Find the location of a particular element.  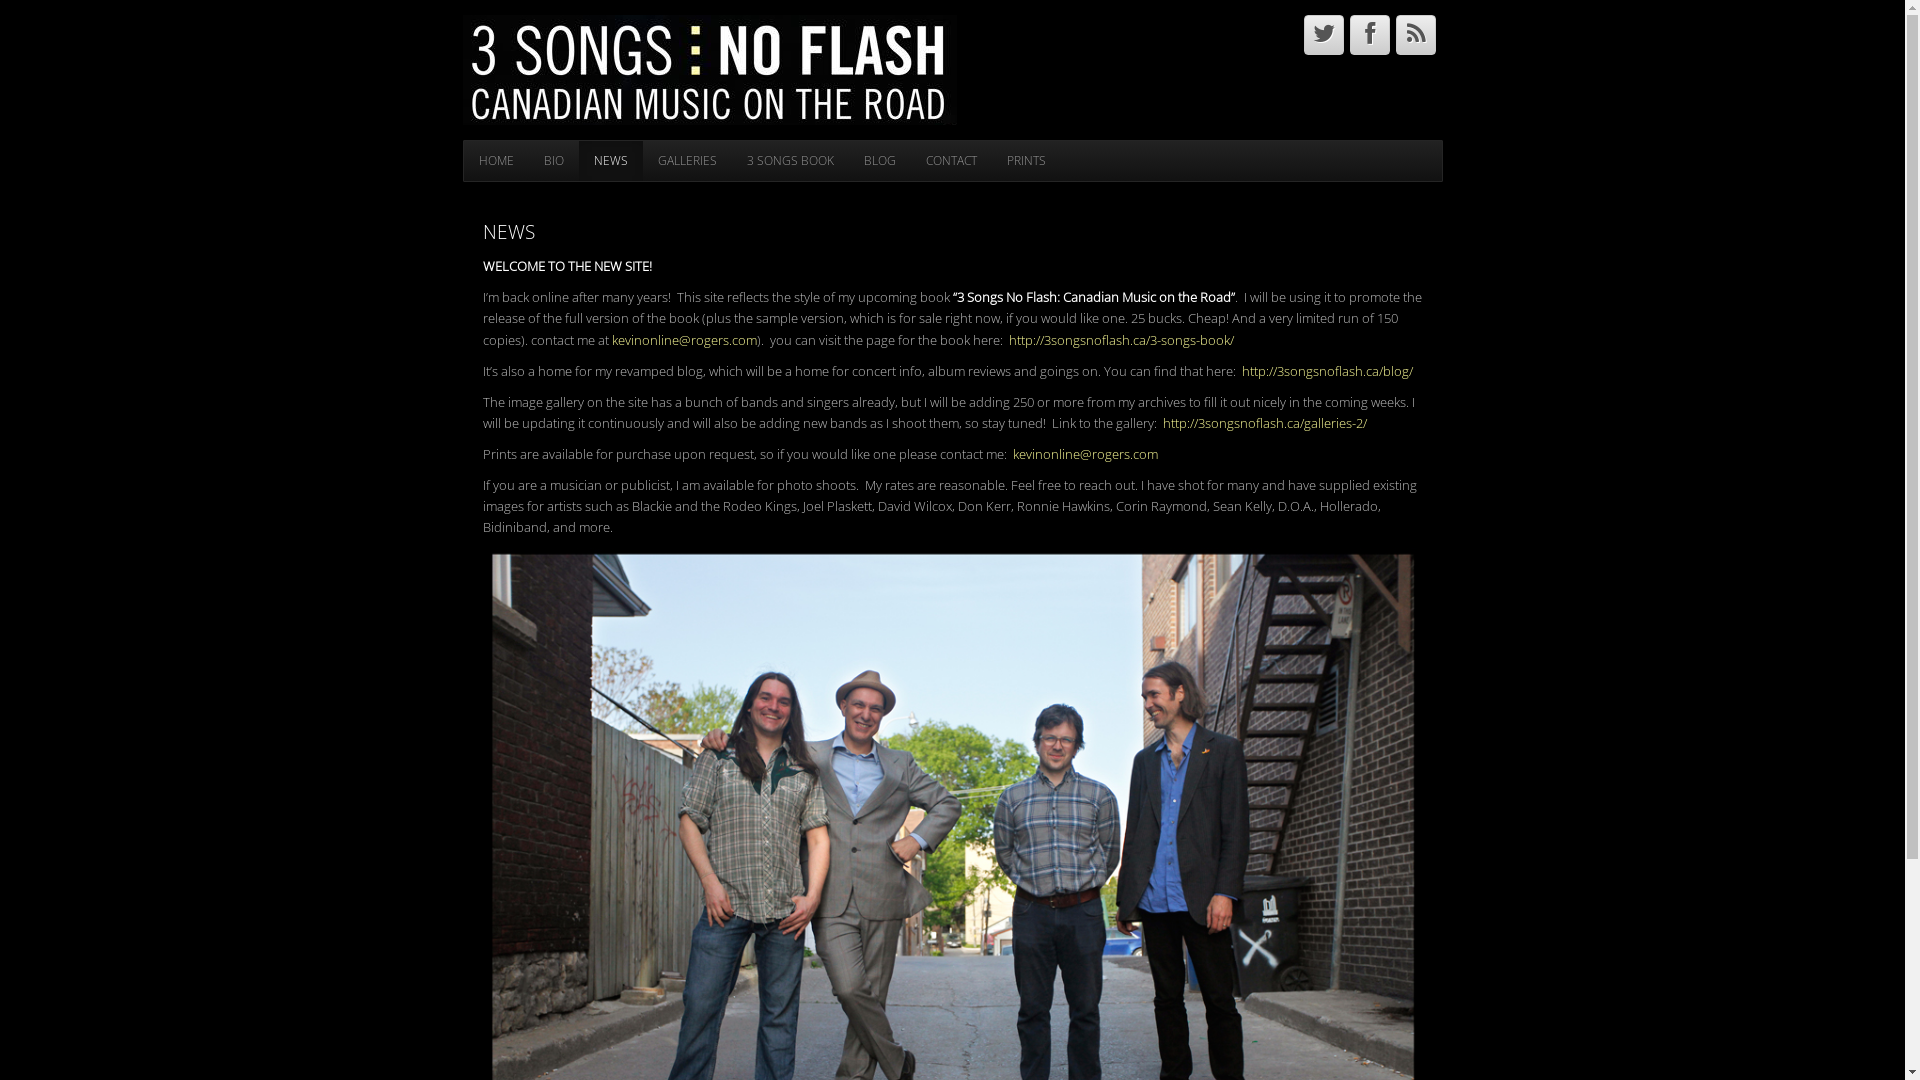

'3 Songs No Flash Facebook' is located at coordinates (1368, 34).